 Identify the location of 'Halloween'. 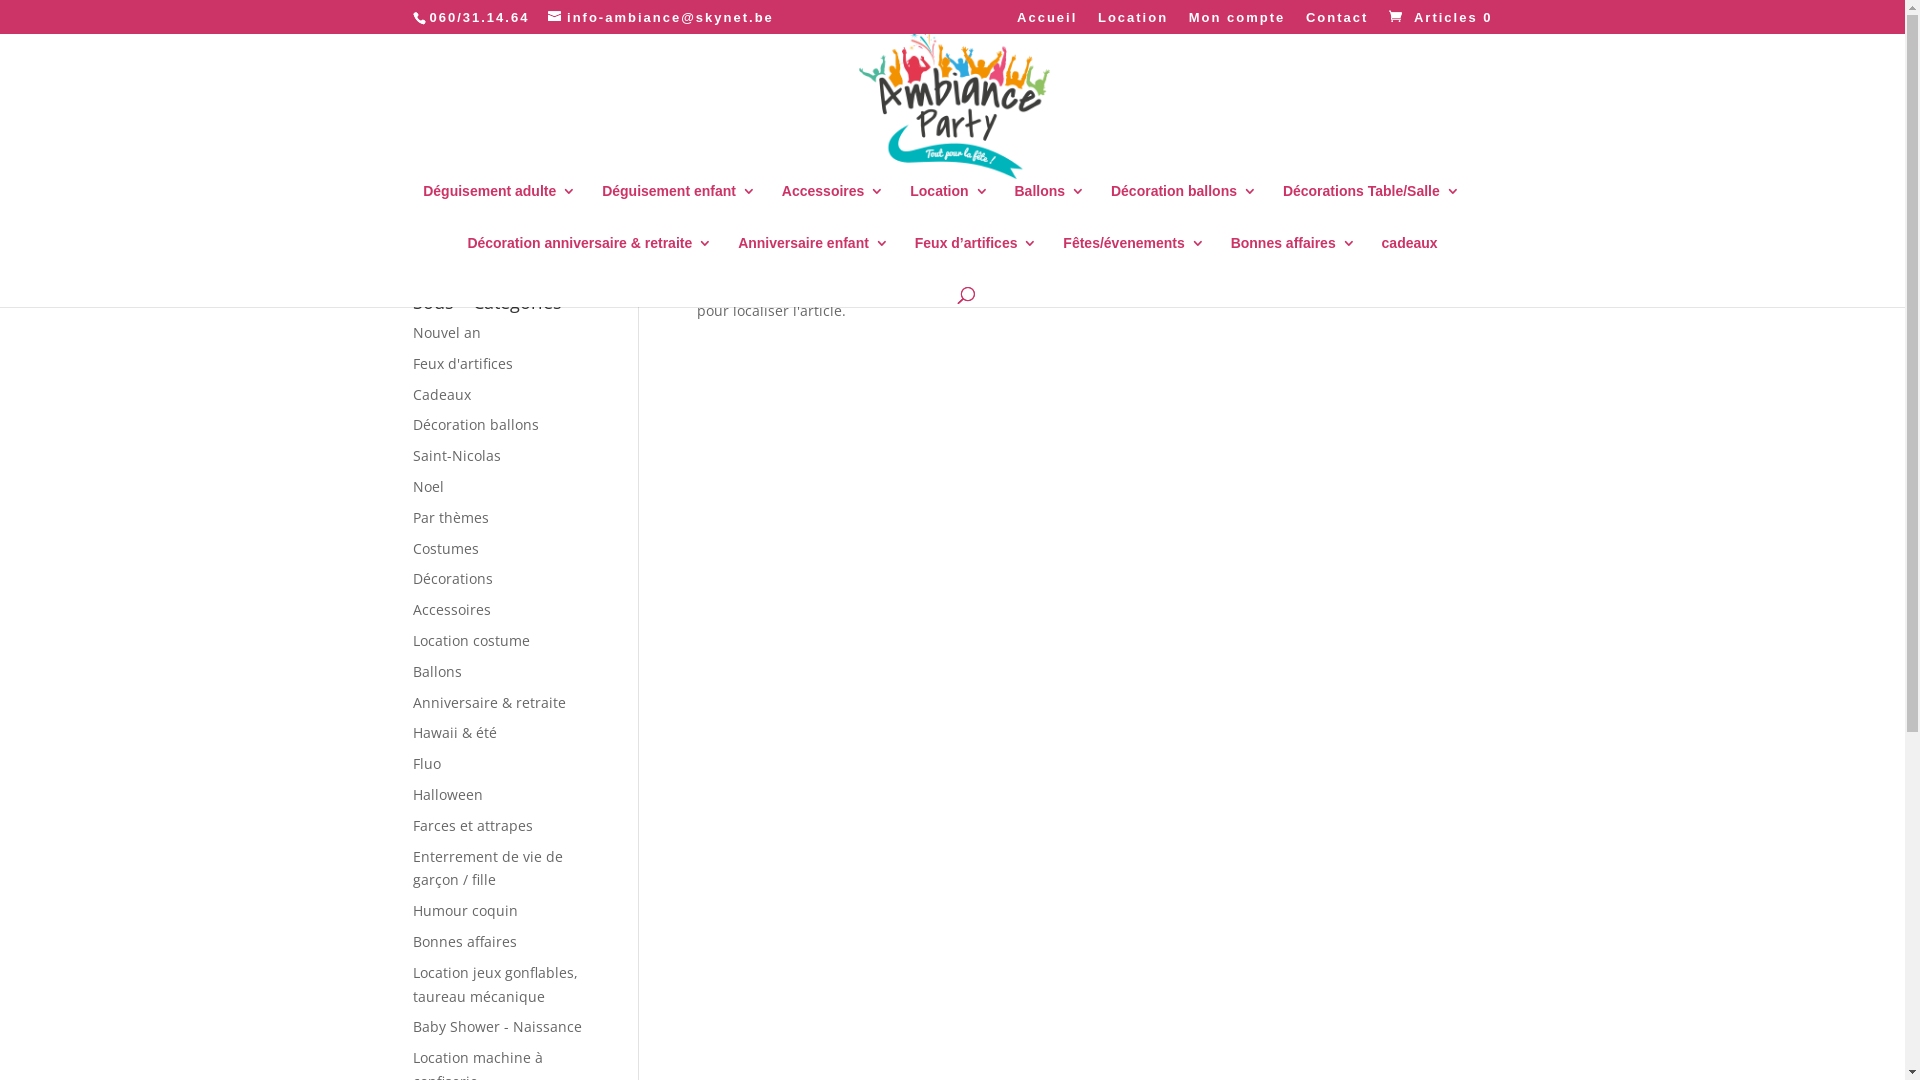
(445, 793).